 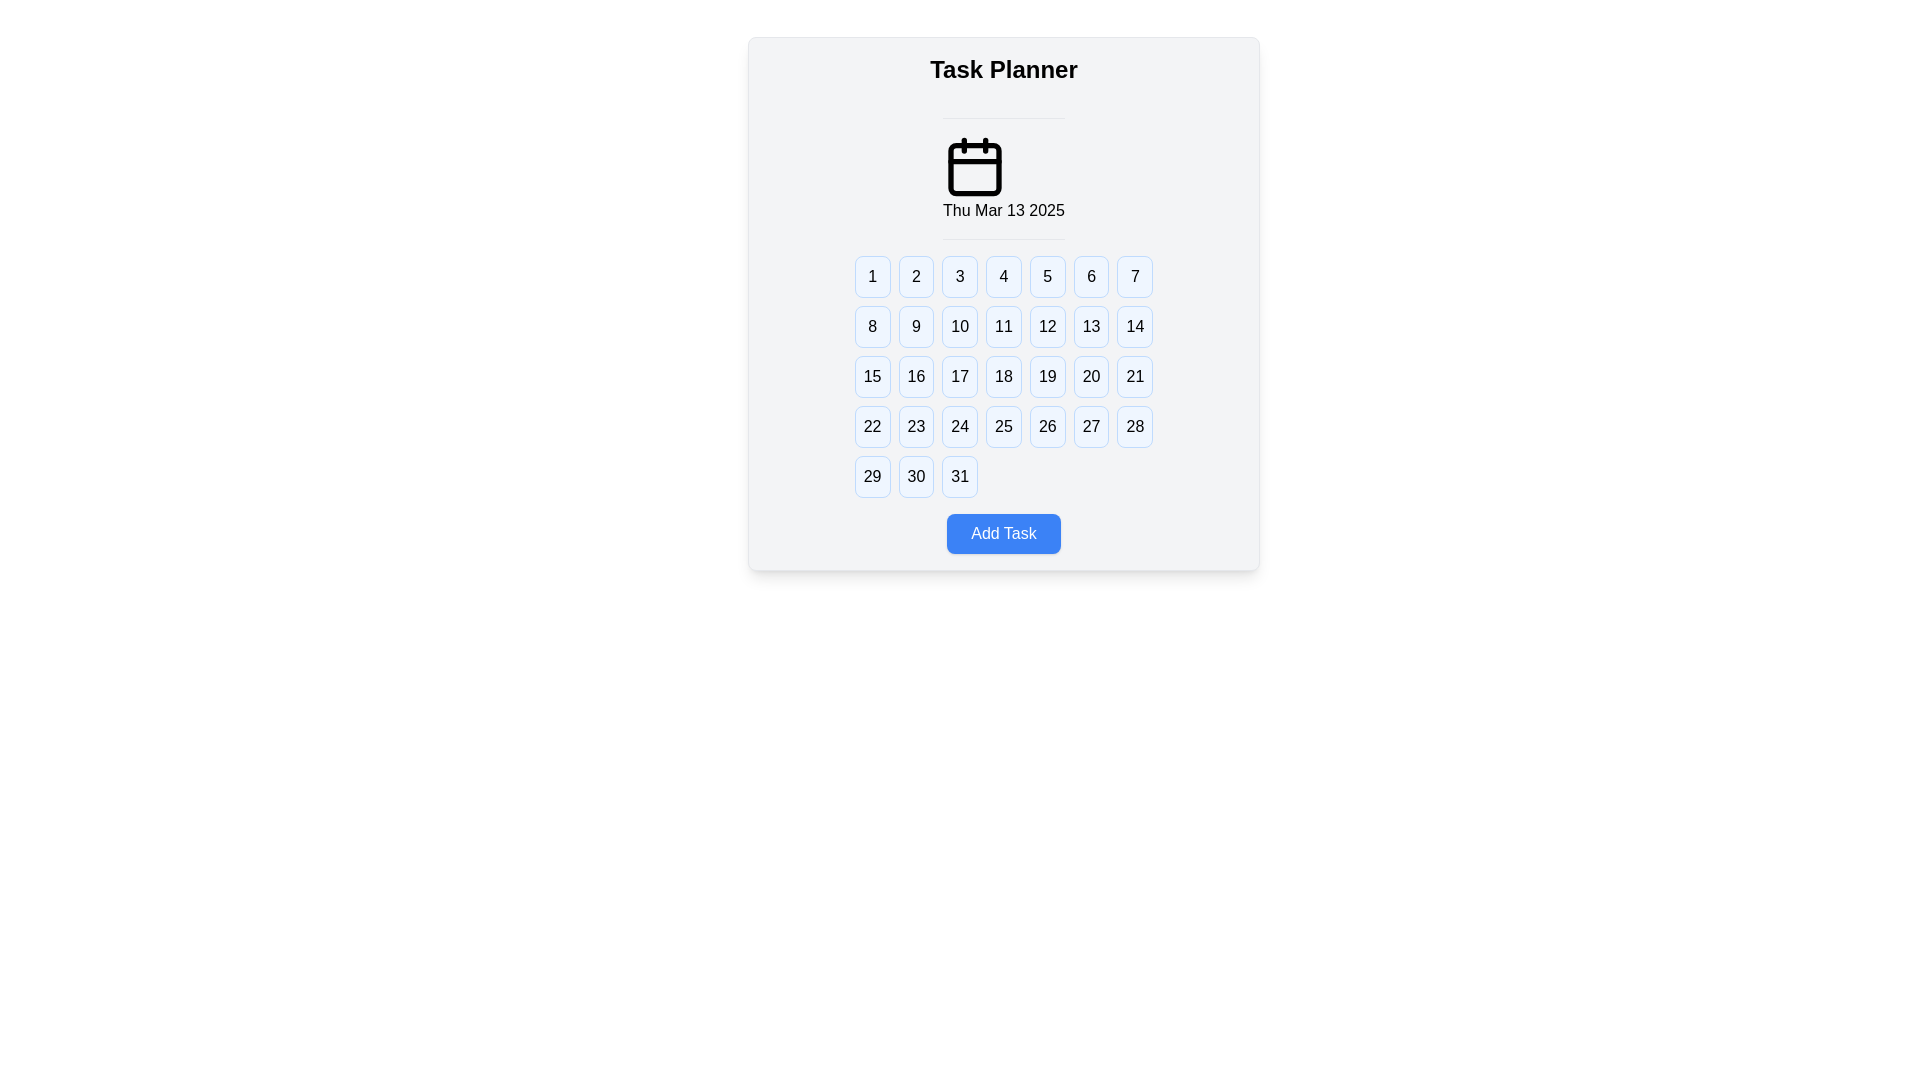 What do you see at coordinates (915, 377) in the screenshot?
I see `the button representing the 16th day of the month in the calendar interface` at bounding box center [915, 377].